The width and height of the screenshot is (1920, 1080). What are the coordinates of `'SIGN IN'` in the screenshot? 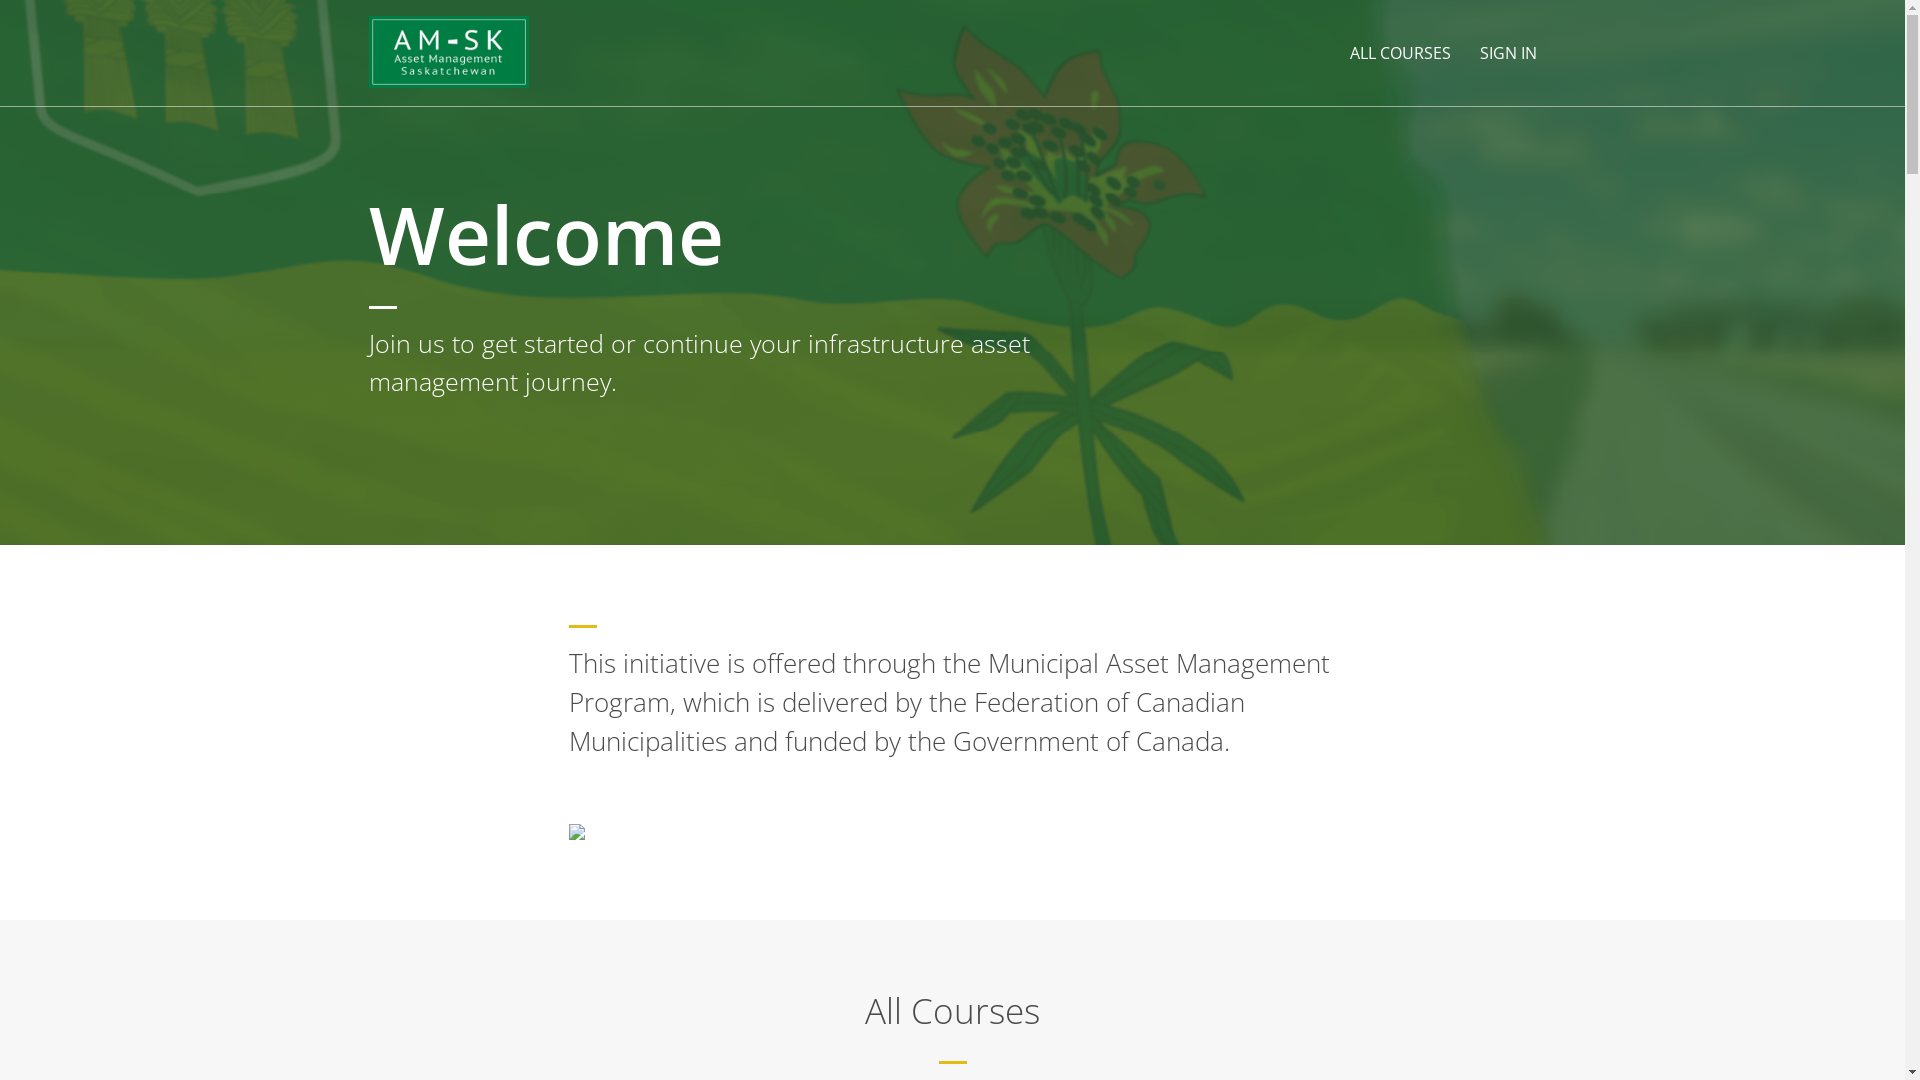 It's located at (1508, 52).